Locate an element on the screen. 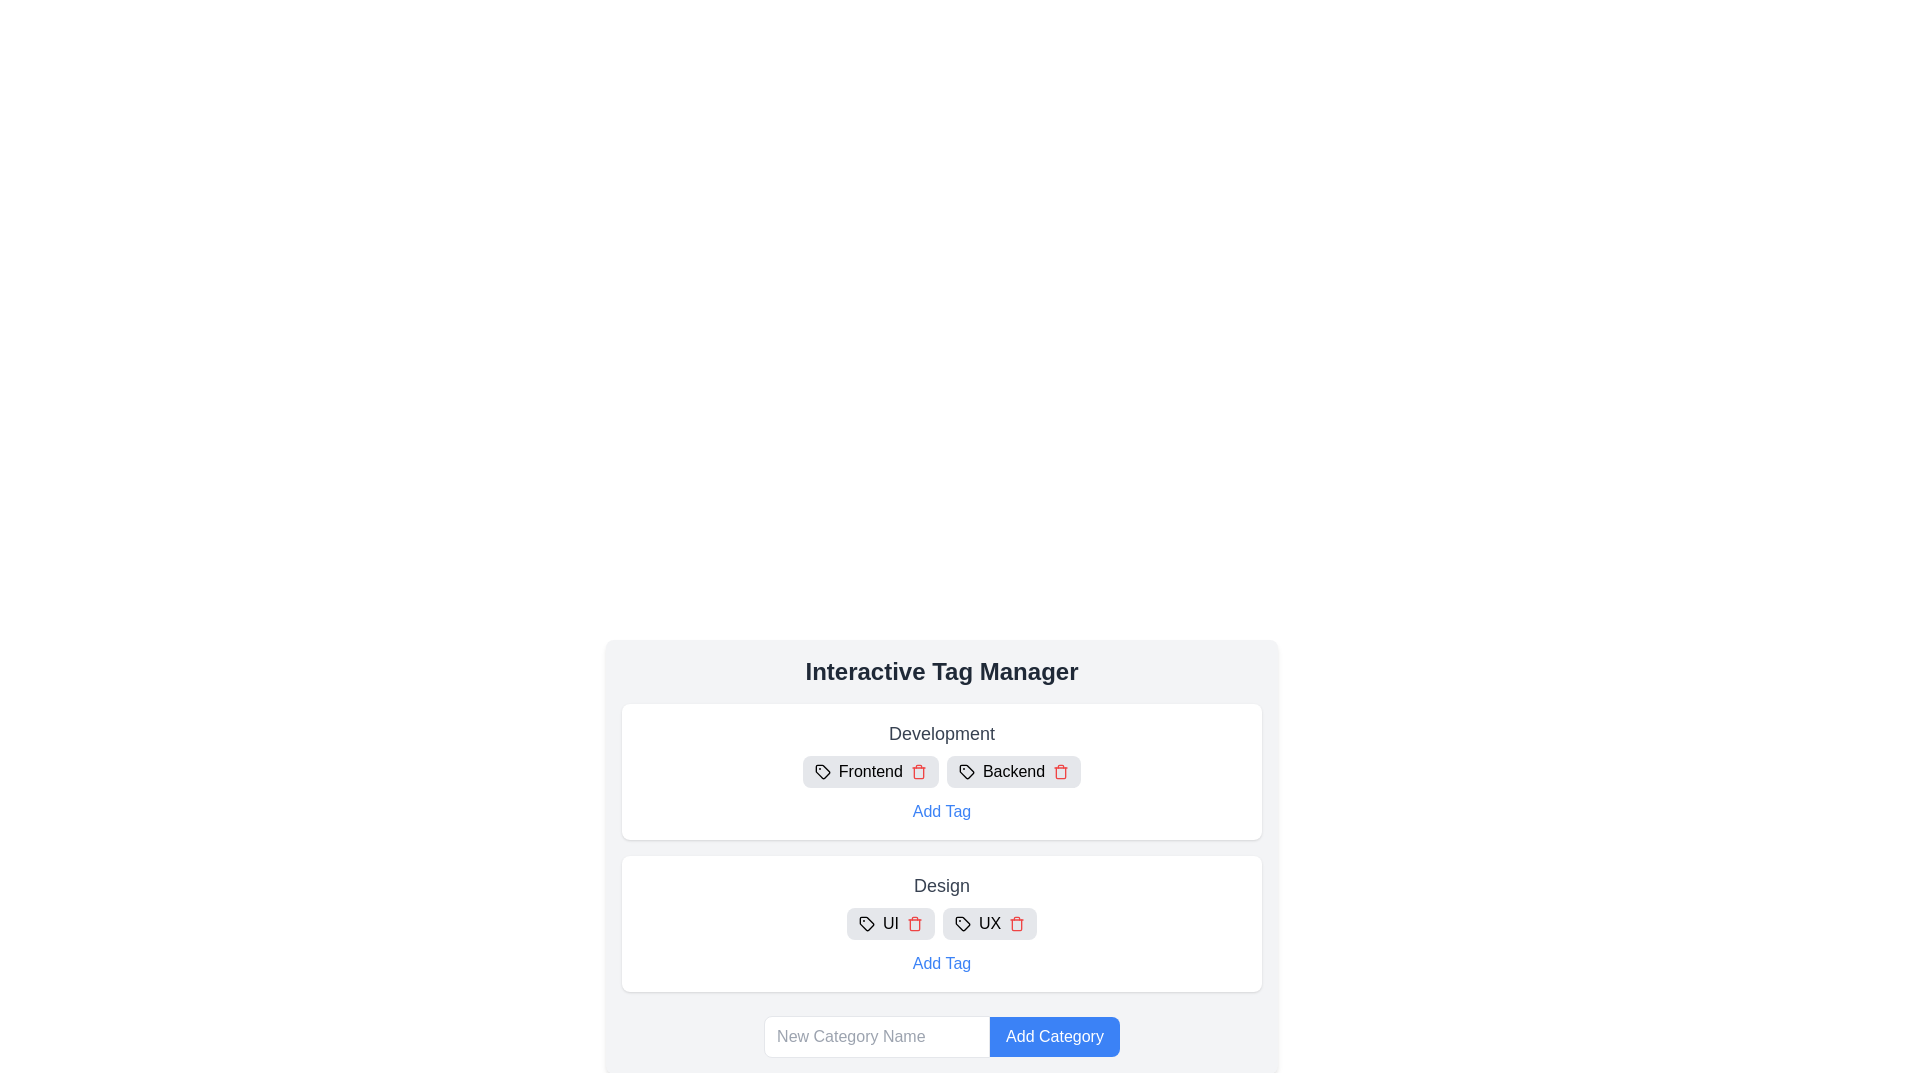  the 'UI' badge located under the Design category is located at coordinates (889, 924).